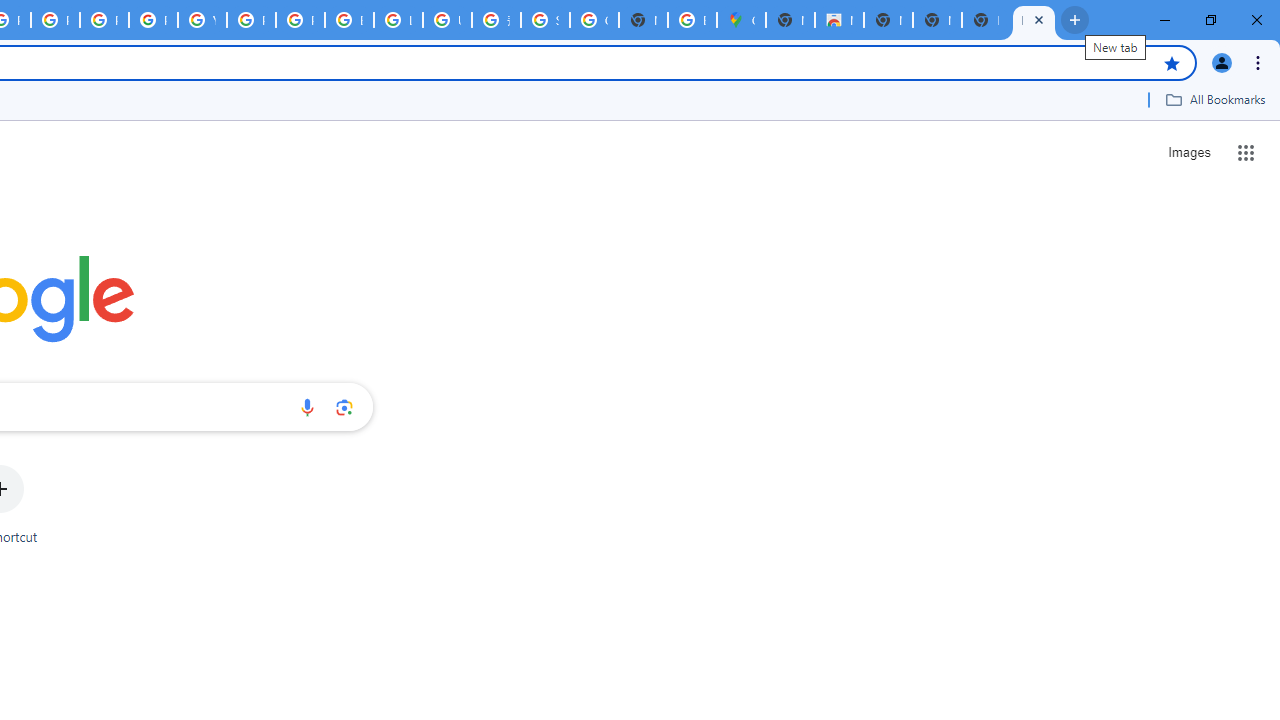  I want to click on 'Google apps', so click(1245, 152).